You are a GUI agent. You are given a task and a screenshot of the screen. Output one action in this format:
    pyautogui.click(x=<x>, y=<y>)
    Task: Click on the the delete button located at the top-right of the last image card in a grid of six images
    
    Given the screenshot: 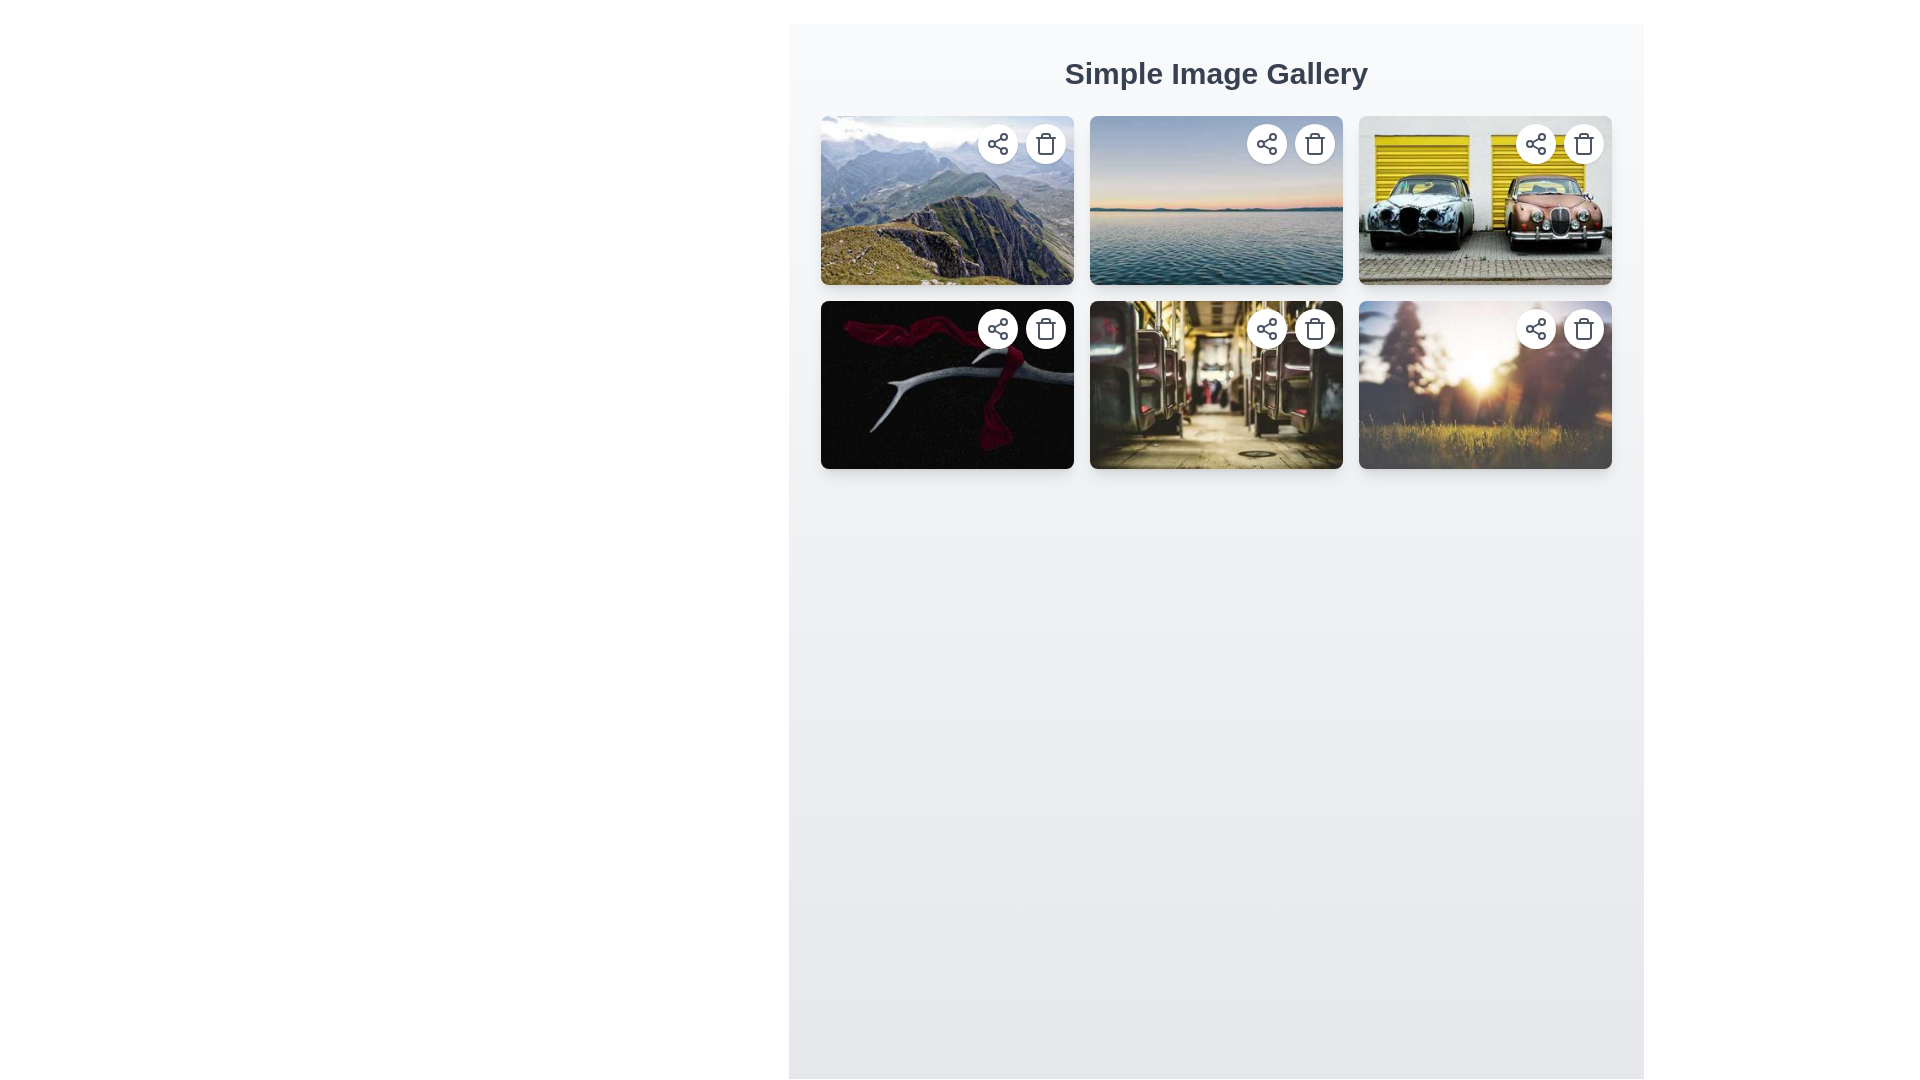 What is the action you would take?
    pyautogui.click(x=1583, y=326)
    